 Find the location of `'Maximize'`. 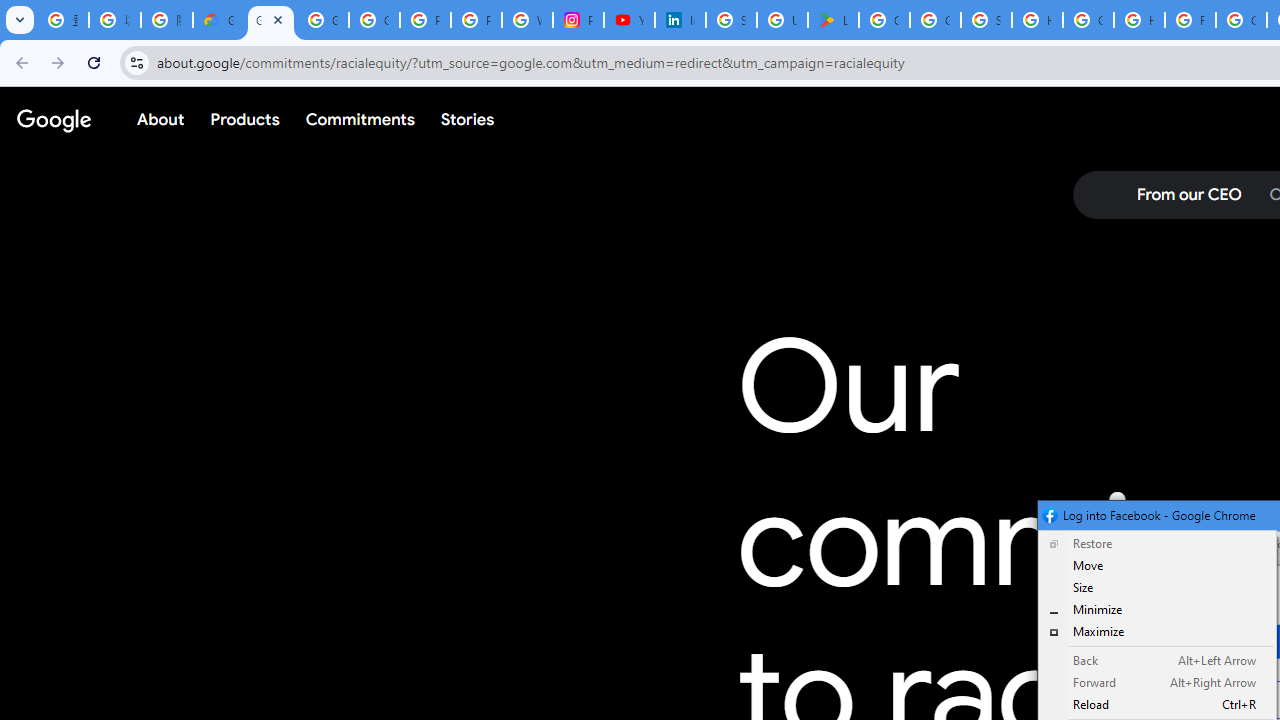

'Maximize' is located at coordinates (1157, 631).